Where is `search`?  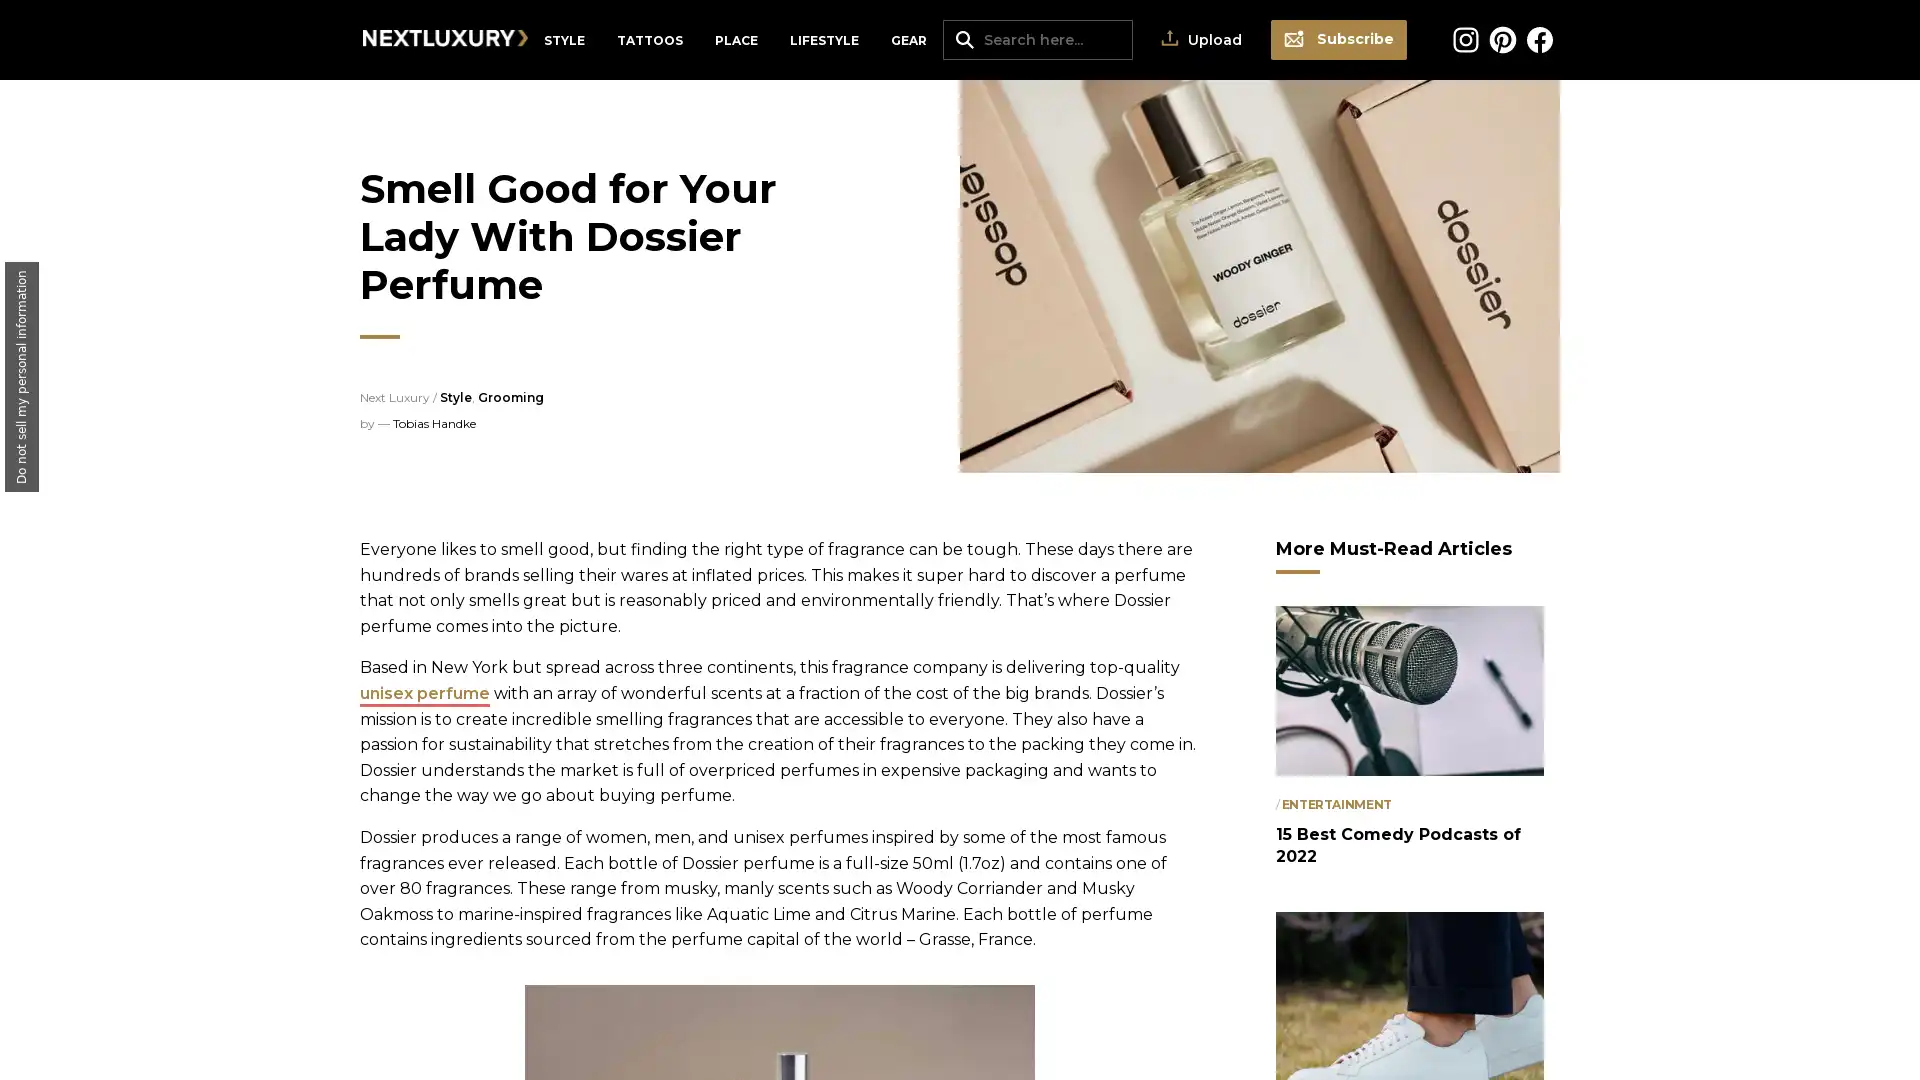
search is located at coordinates (964, 38).